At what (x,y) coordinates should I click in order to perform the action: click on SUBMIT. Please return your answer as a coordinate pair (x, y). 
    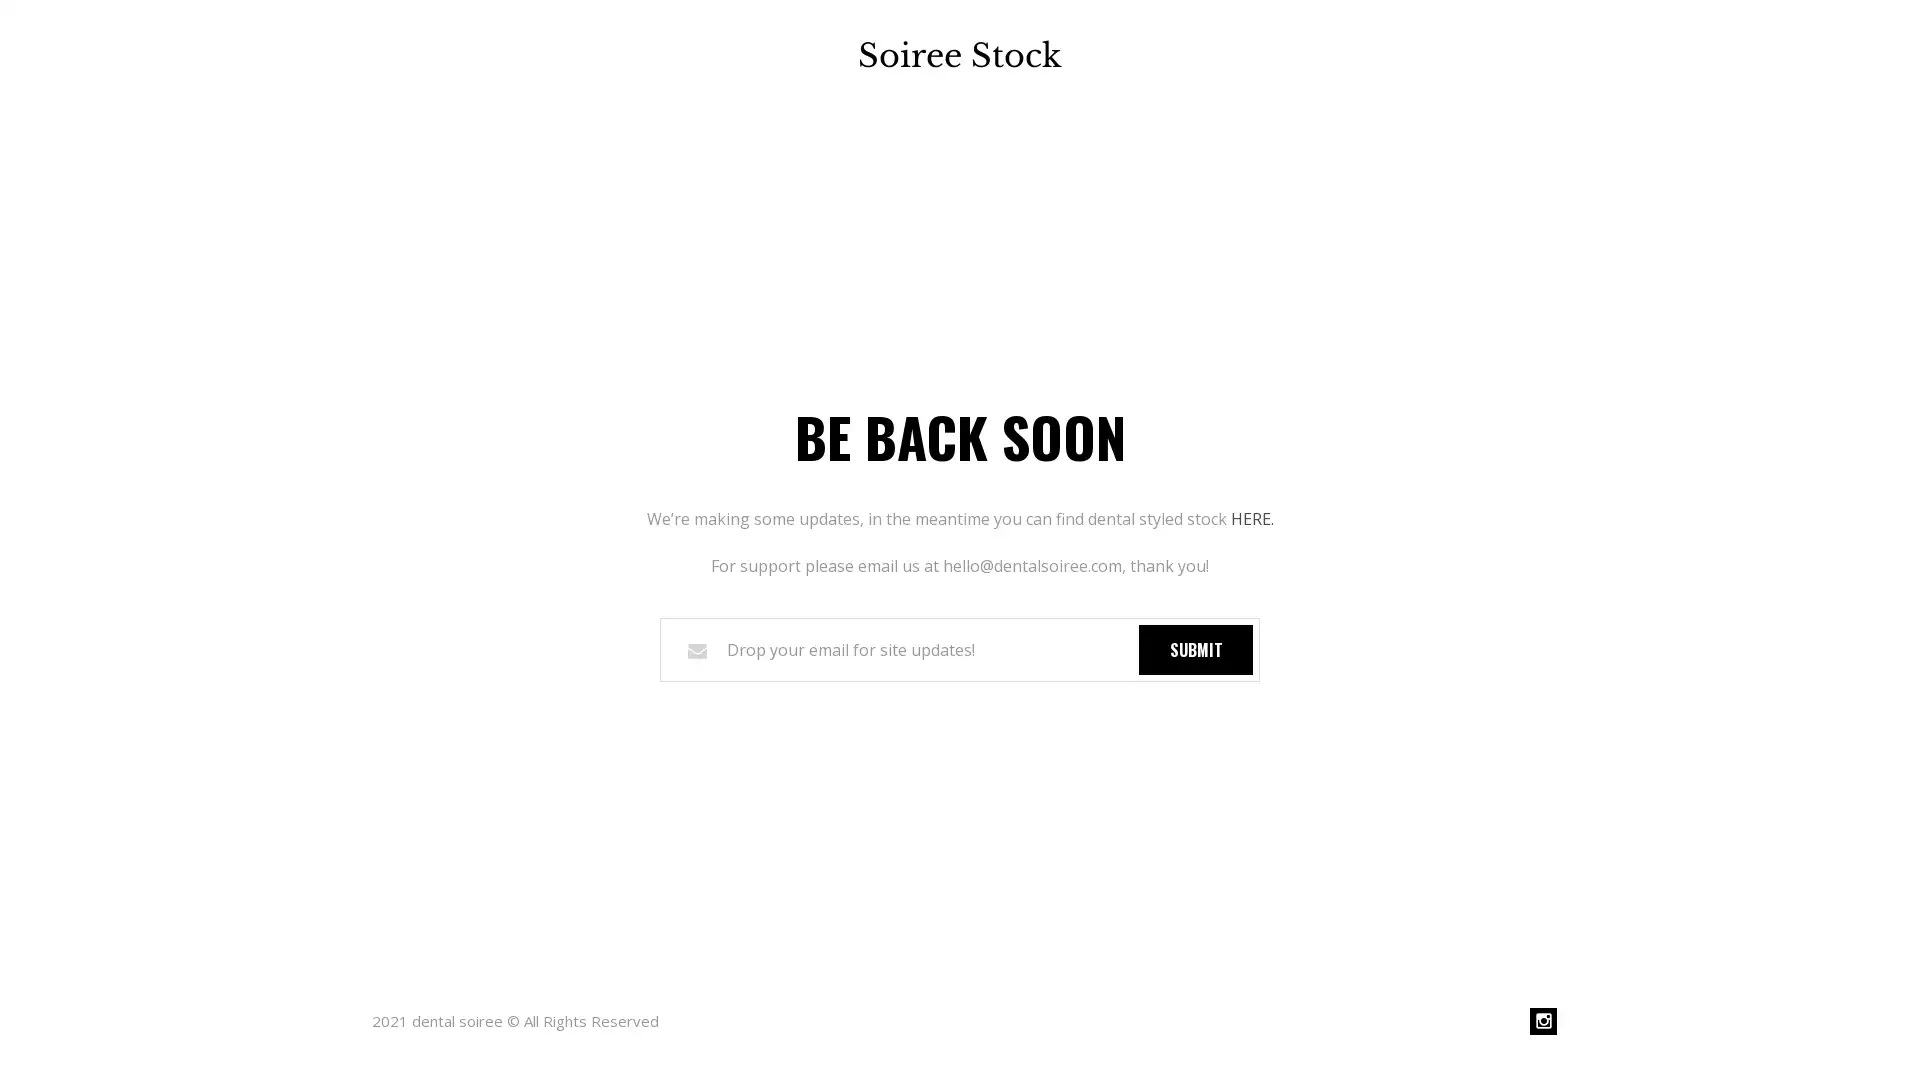
    Looking at the image, I should click on (1195, 648).